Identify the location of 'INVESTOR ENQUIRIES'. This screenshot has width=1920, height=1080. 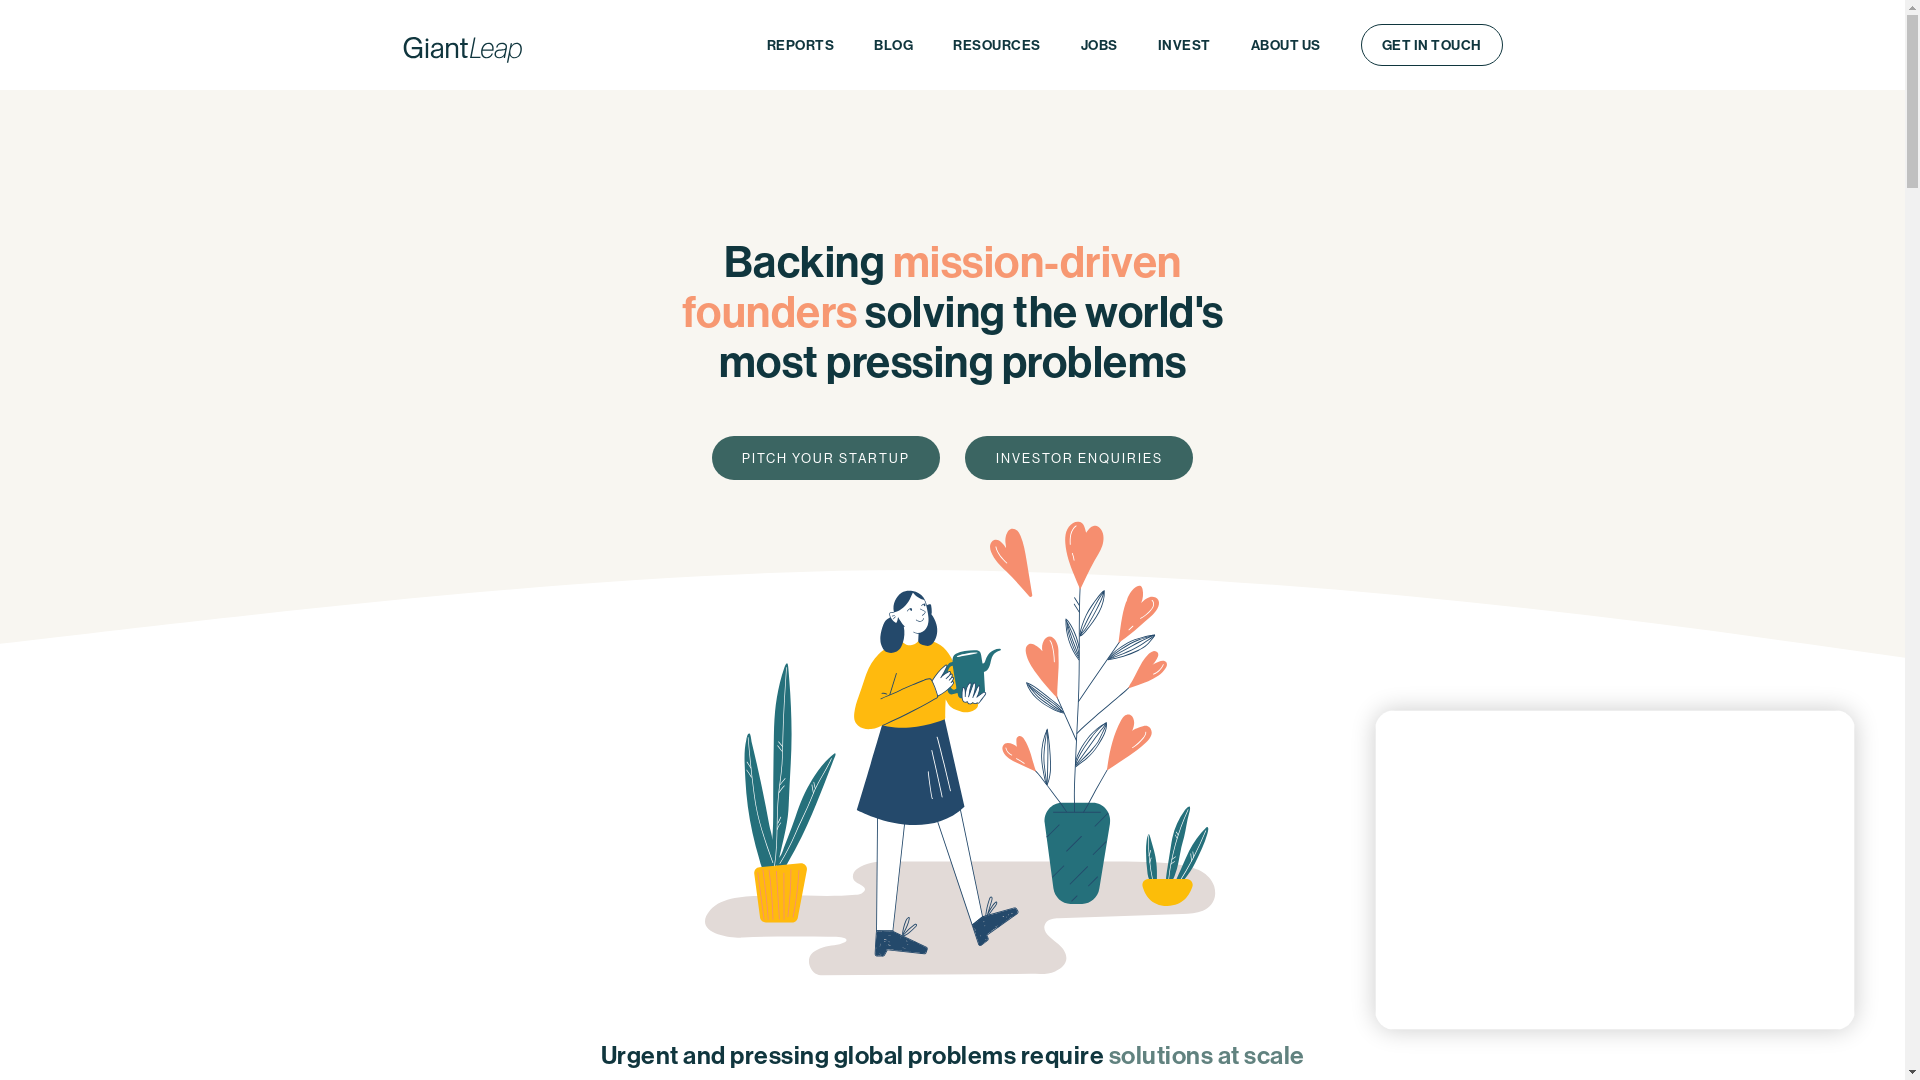
(1078, 458).